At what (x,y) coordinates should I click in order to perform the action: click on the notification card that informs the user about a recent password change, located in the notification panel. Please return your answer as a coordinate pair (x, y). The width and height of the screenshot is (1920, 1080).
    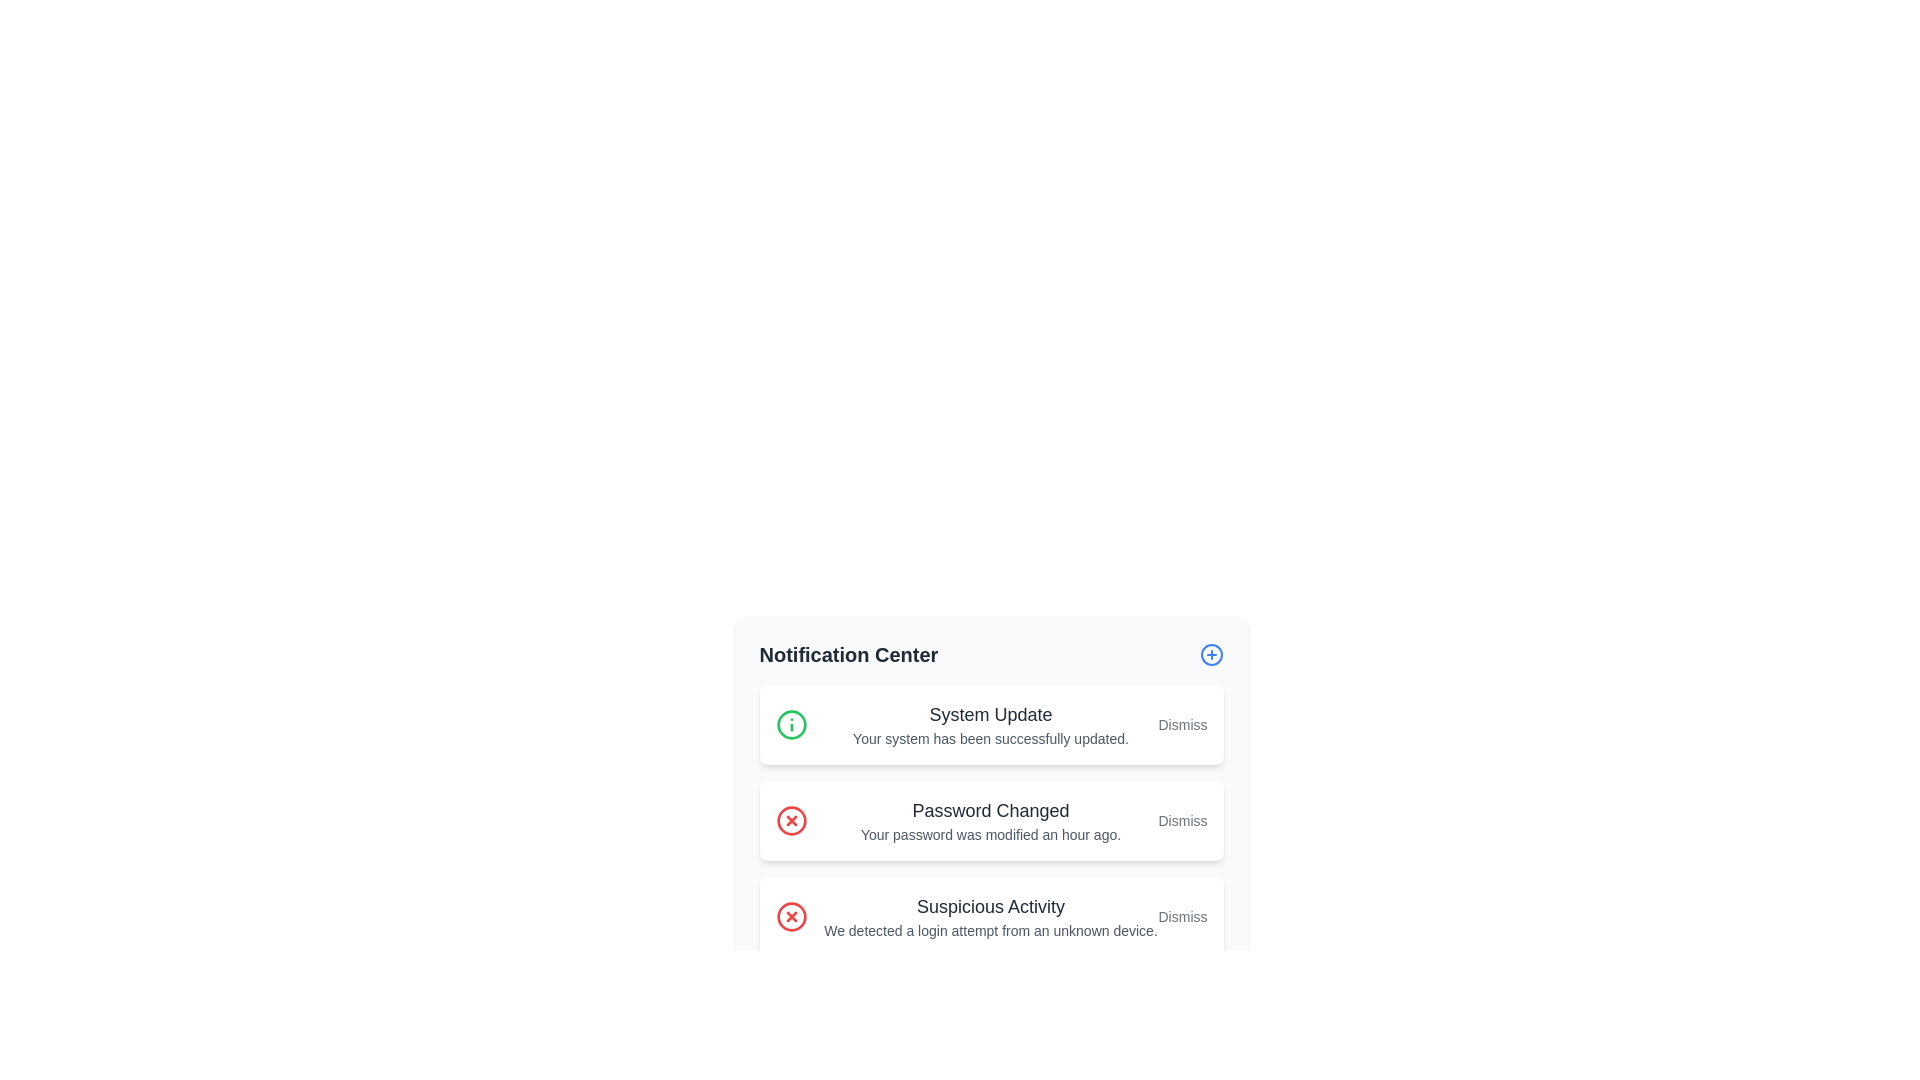
    Looking at the image, I should click on (991, 821).